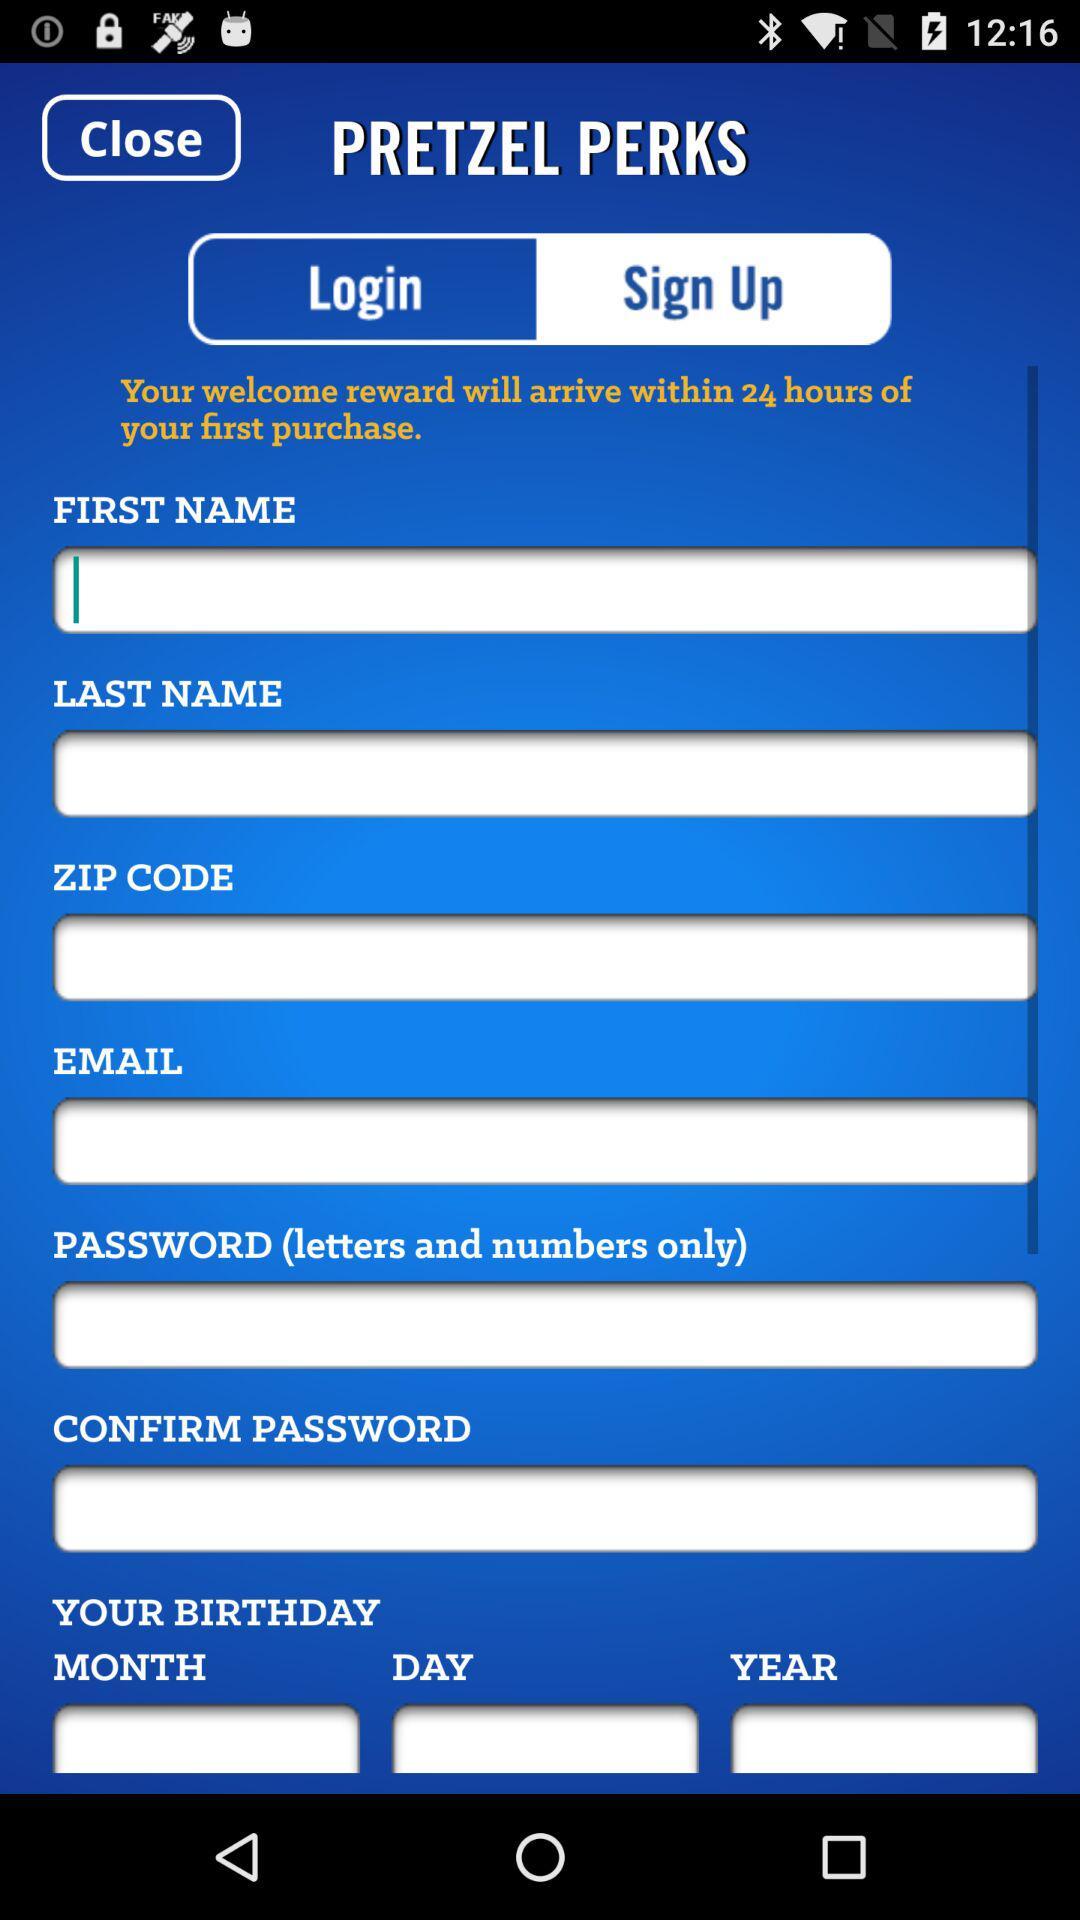 The width and height of the screenshot is (1080, 1920). Describe the element at coordinates (545, 1737) in the screenshot. I see `your birthday` at that location.